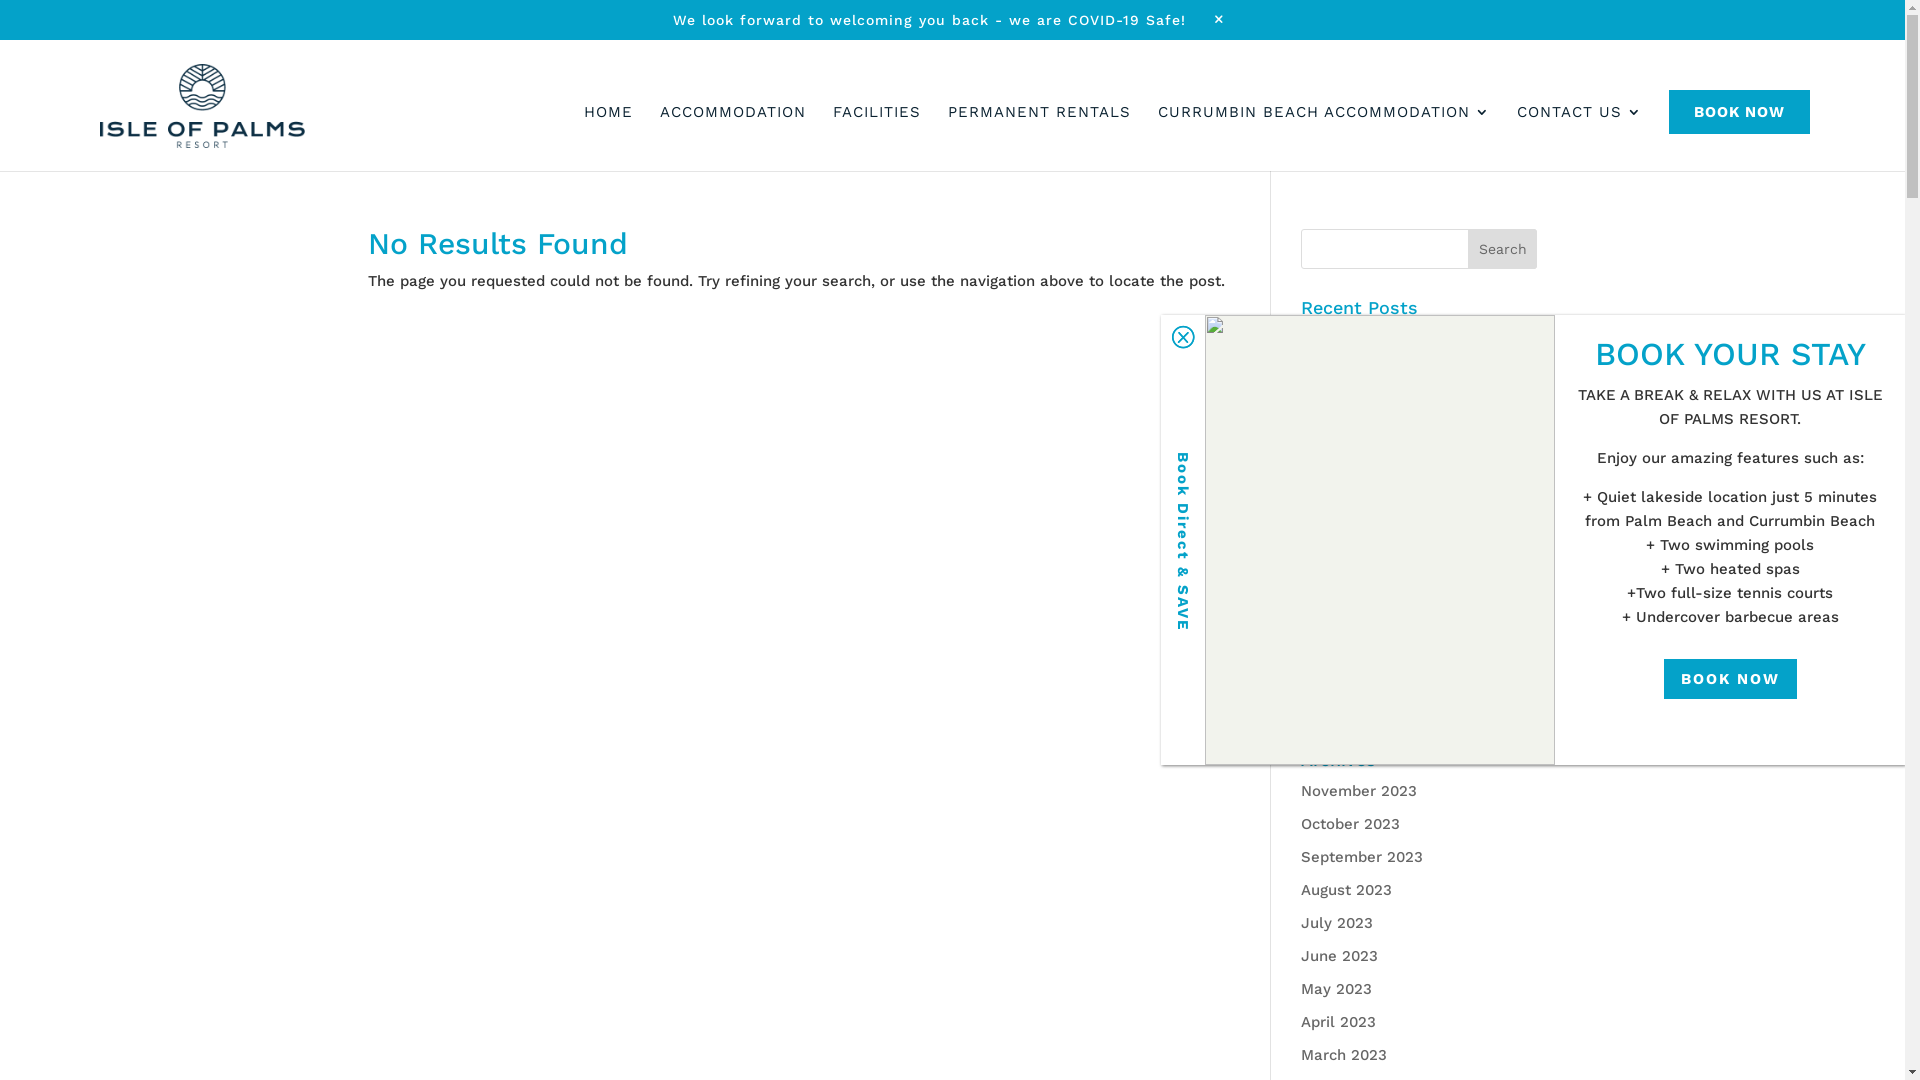 The width and height of the screenshot is (1920, 1080). Describe the element at coordinates (1300, 350) in the screenshot. I see `'Celebrate Christmas in Style at a Lakeside Resort'` at that location.